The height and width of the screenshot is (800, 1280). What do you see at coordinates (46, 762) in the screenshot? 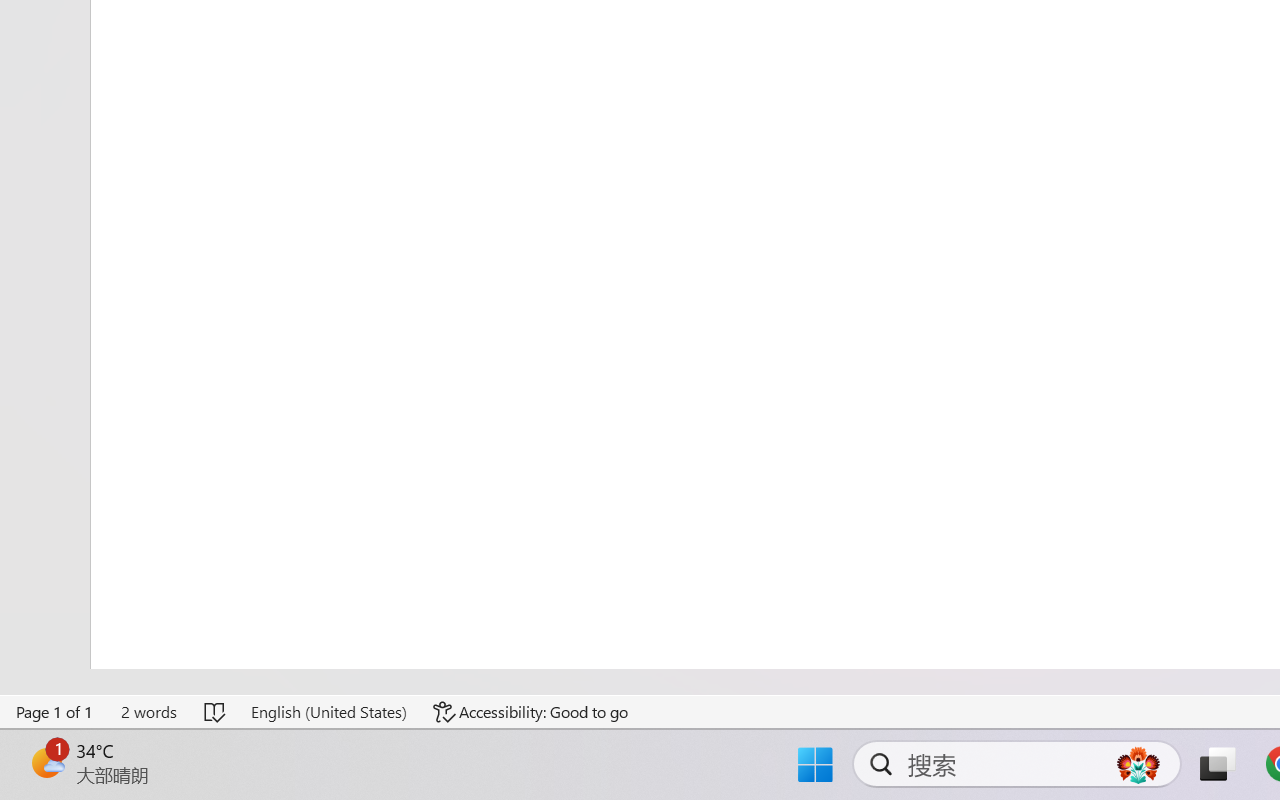
I see `'AutomationID: BadgeAnchorLargeTicker'` at bounding box center [46, 762].